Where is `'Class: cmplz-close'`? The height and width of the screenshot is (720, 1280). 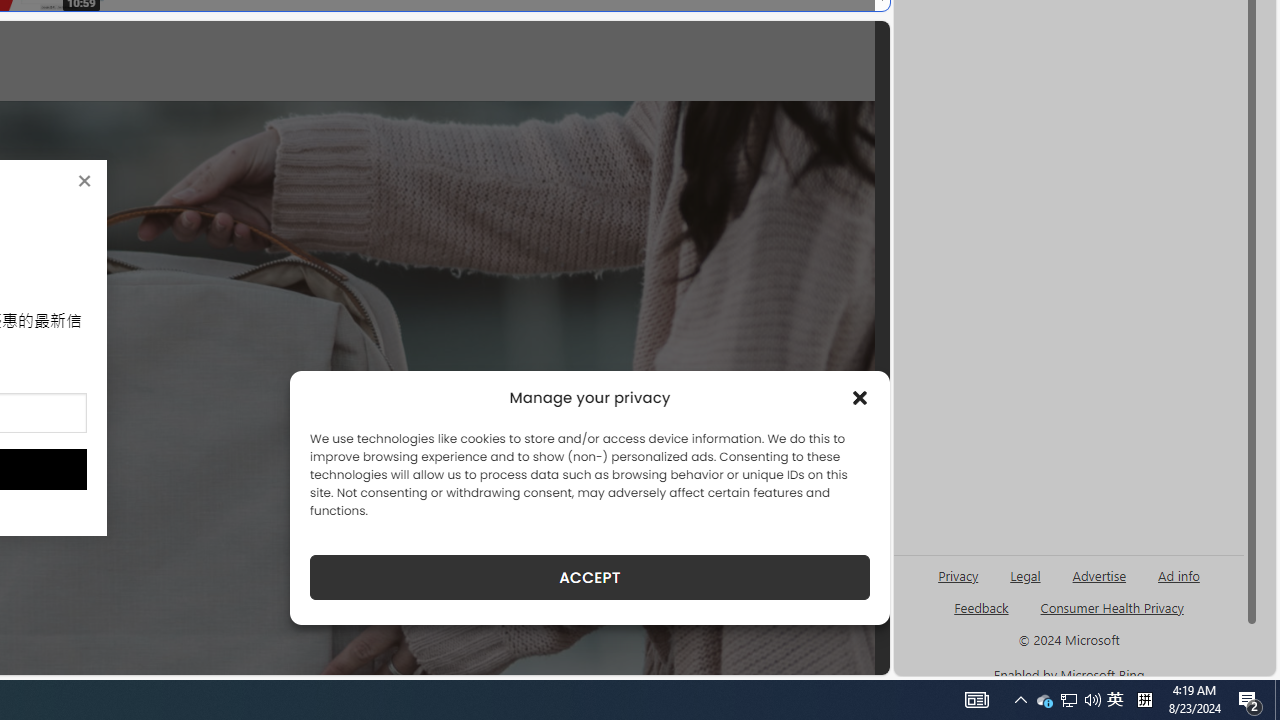
'Class: cmplz-close' is located at coordinates (860, 398).